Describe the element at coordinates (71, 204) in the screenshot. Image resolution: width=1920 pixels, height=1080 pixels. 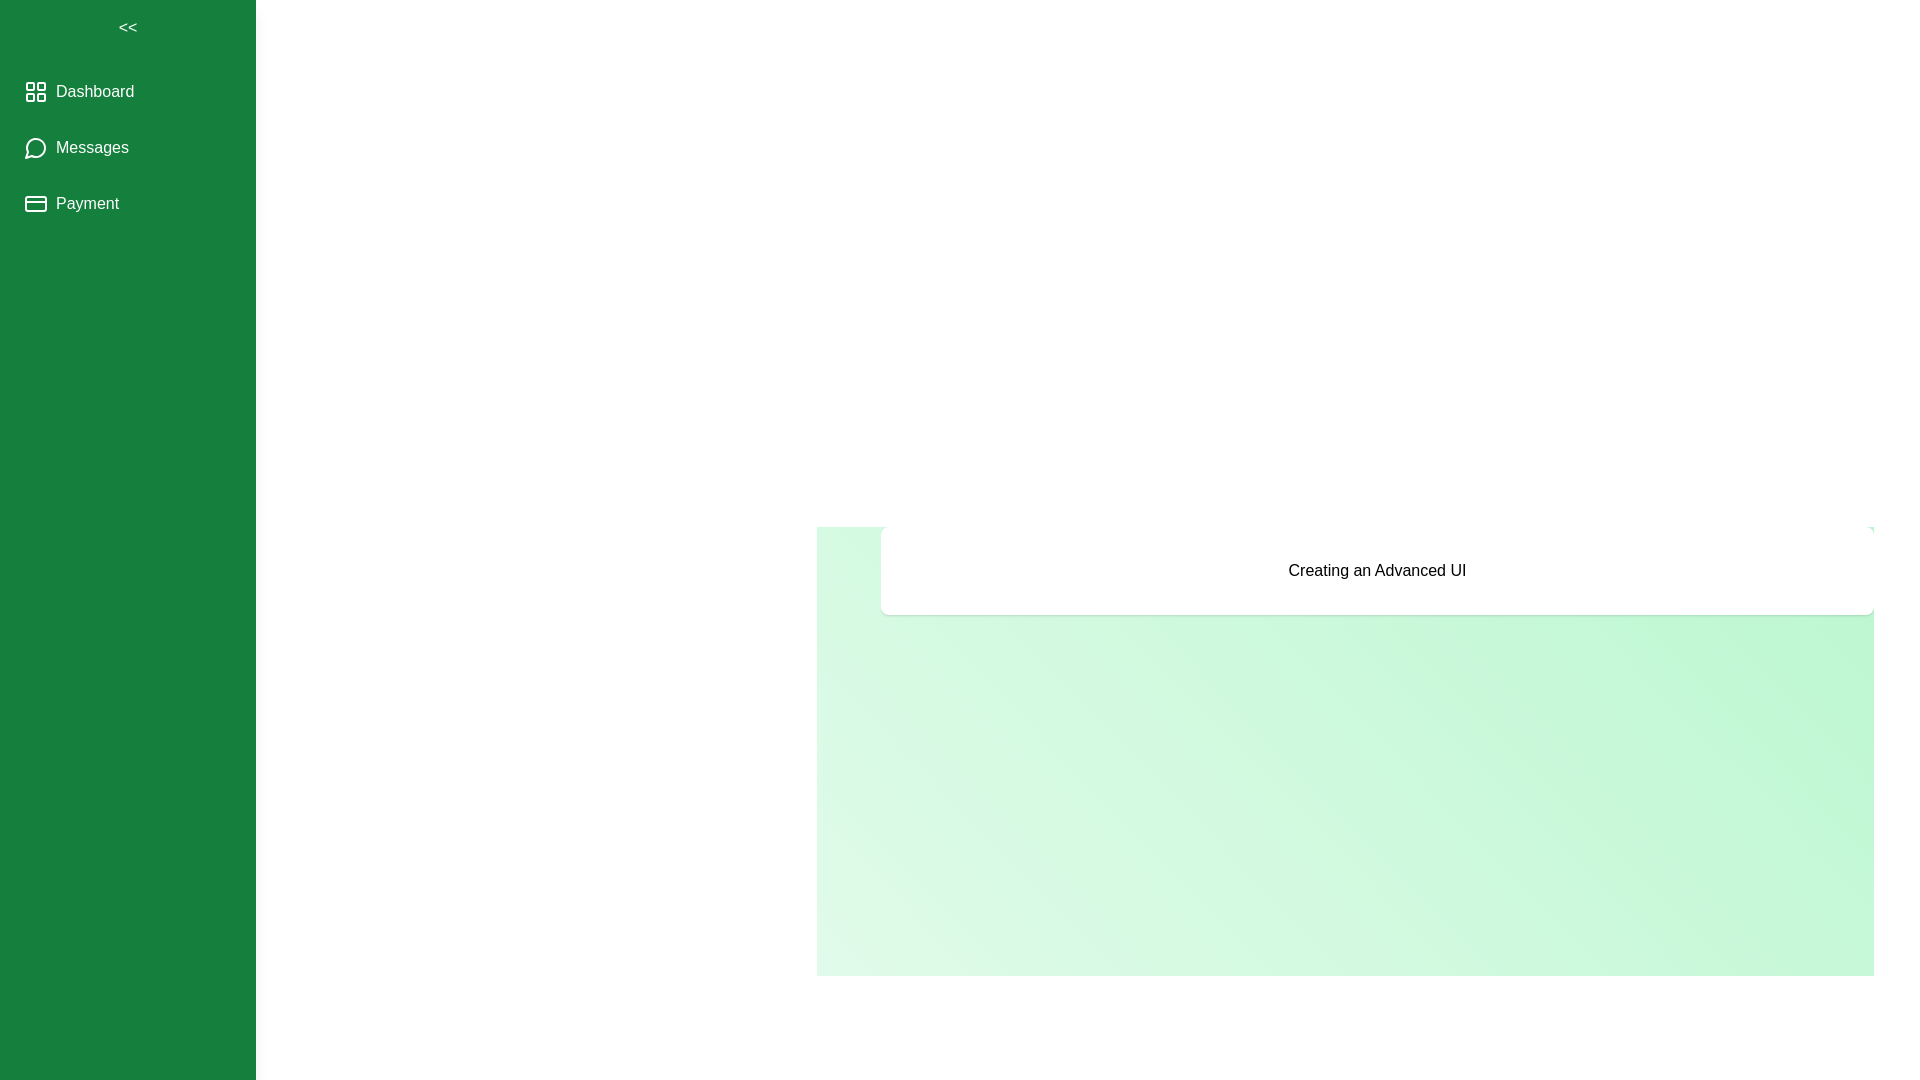
I see `the 'Payment' button in the sidebar, which features a credit card icon and white text on a green background` at that location.